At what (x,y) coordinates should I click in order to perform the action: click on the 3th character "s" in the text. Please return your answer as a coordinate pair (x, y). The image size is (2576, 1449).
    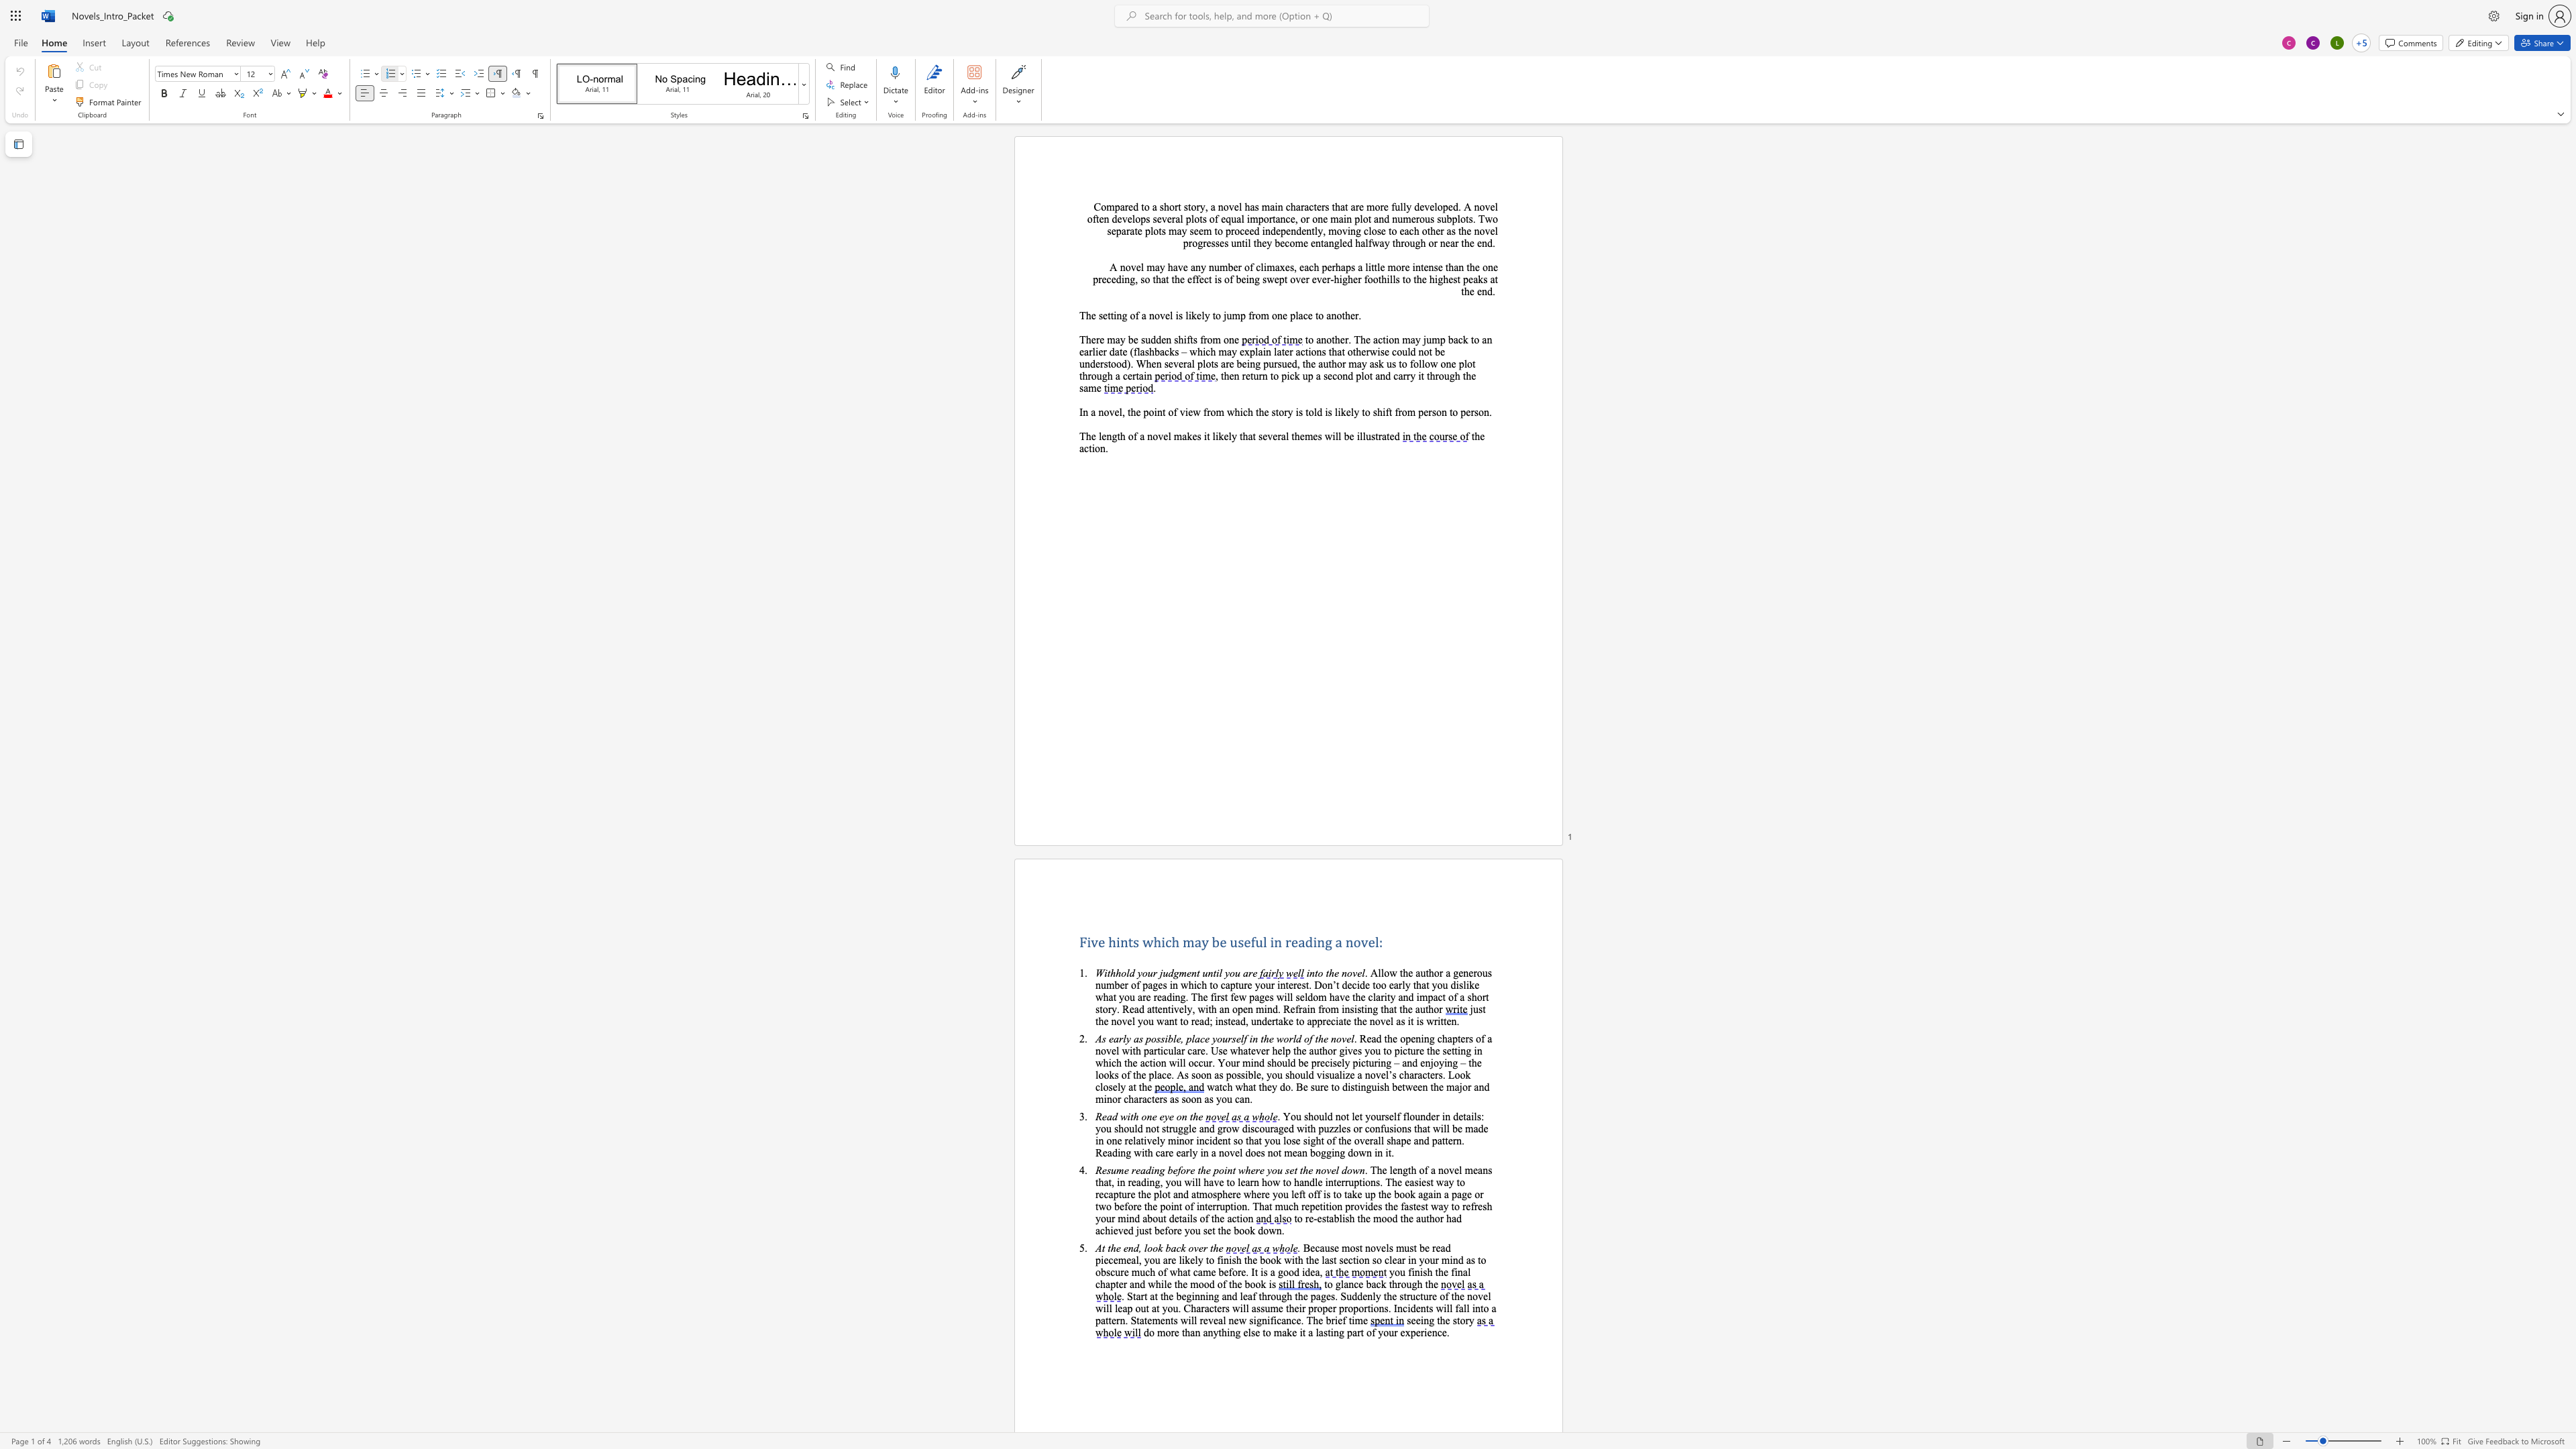
    Looking at the image, I should click on (1484, 1205).